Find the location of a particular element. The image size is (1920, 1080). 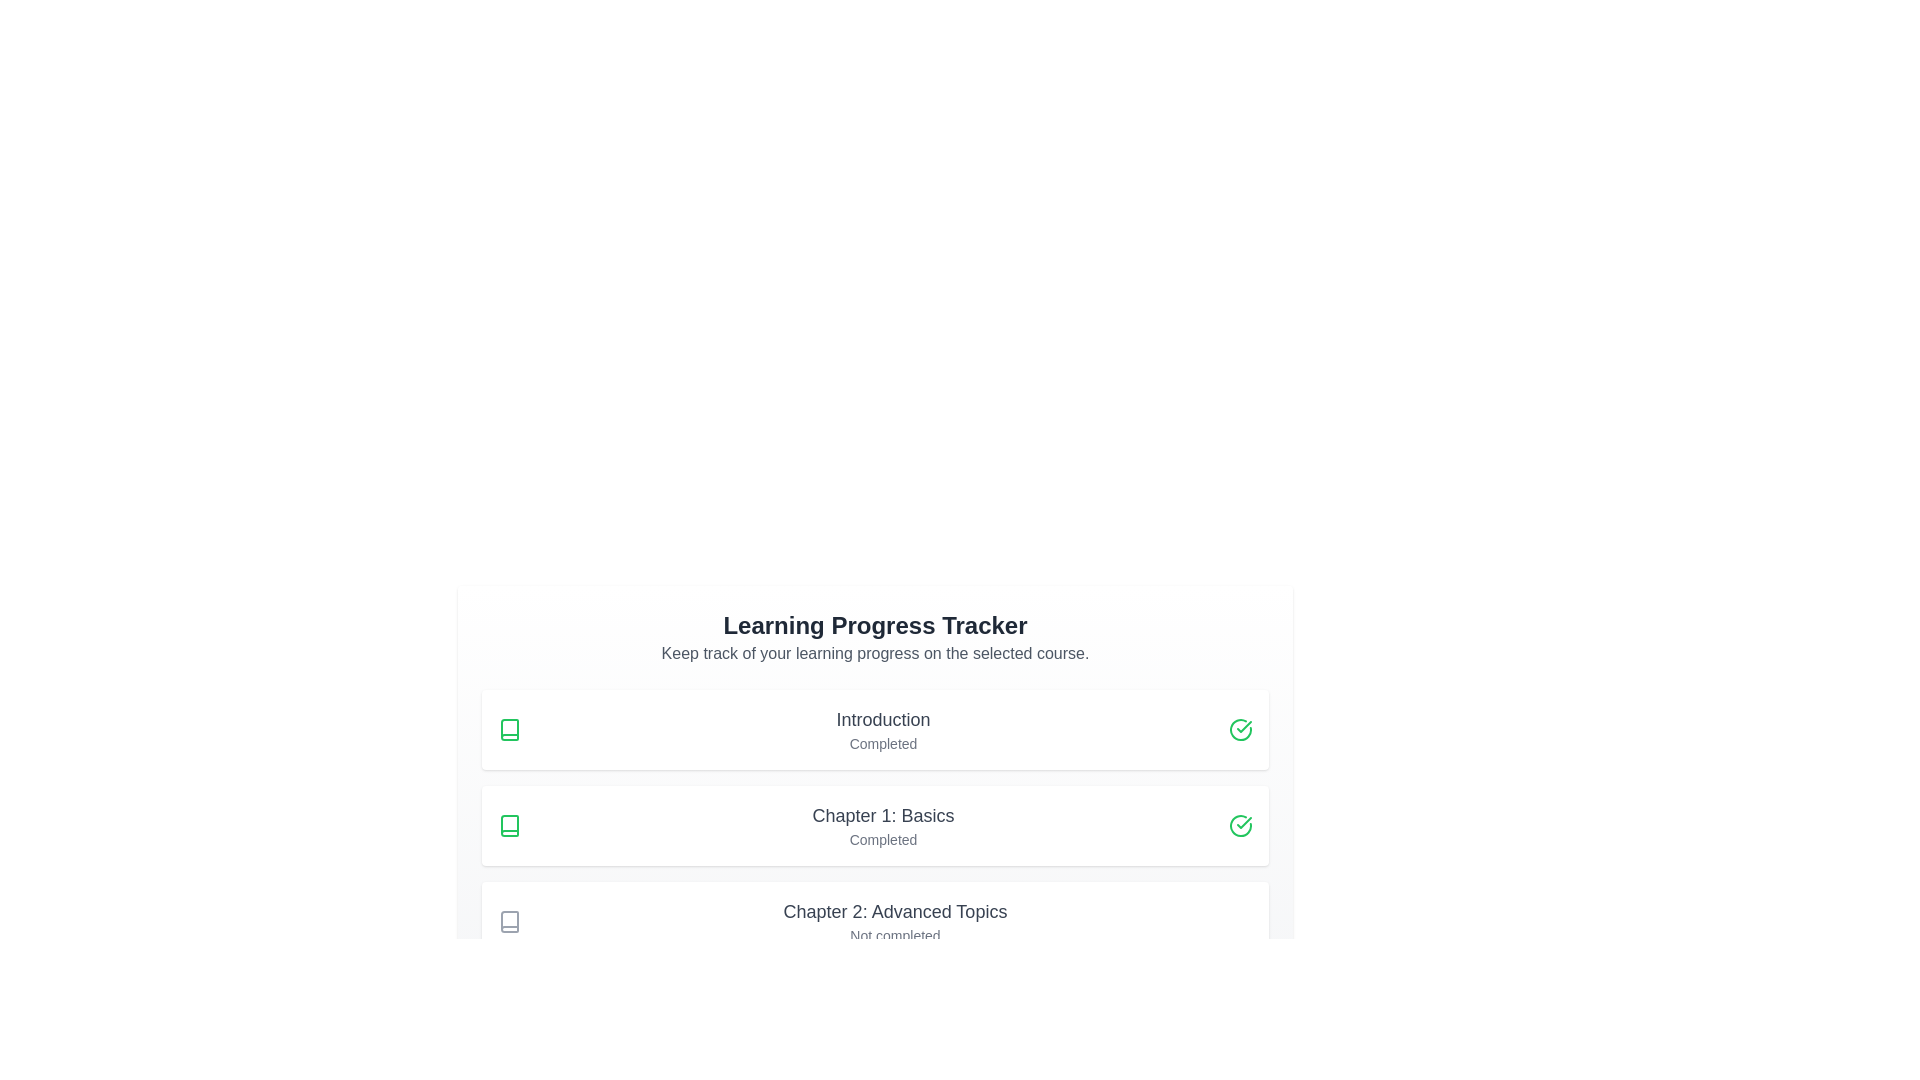

heading 'Learning Progress Tracker' of the Informational header to understand the context is located at coordinates (875, 637).